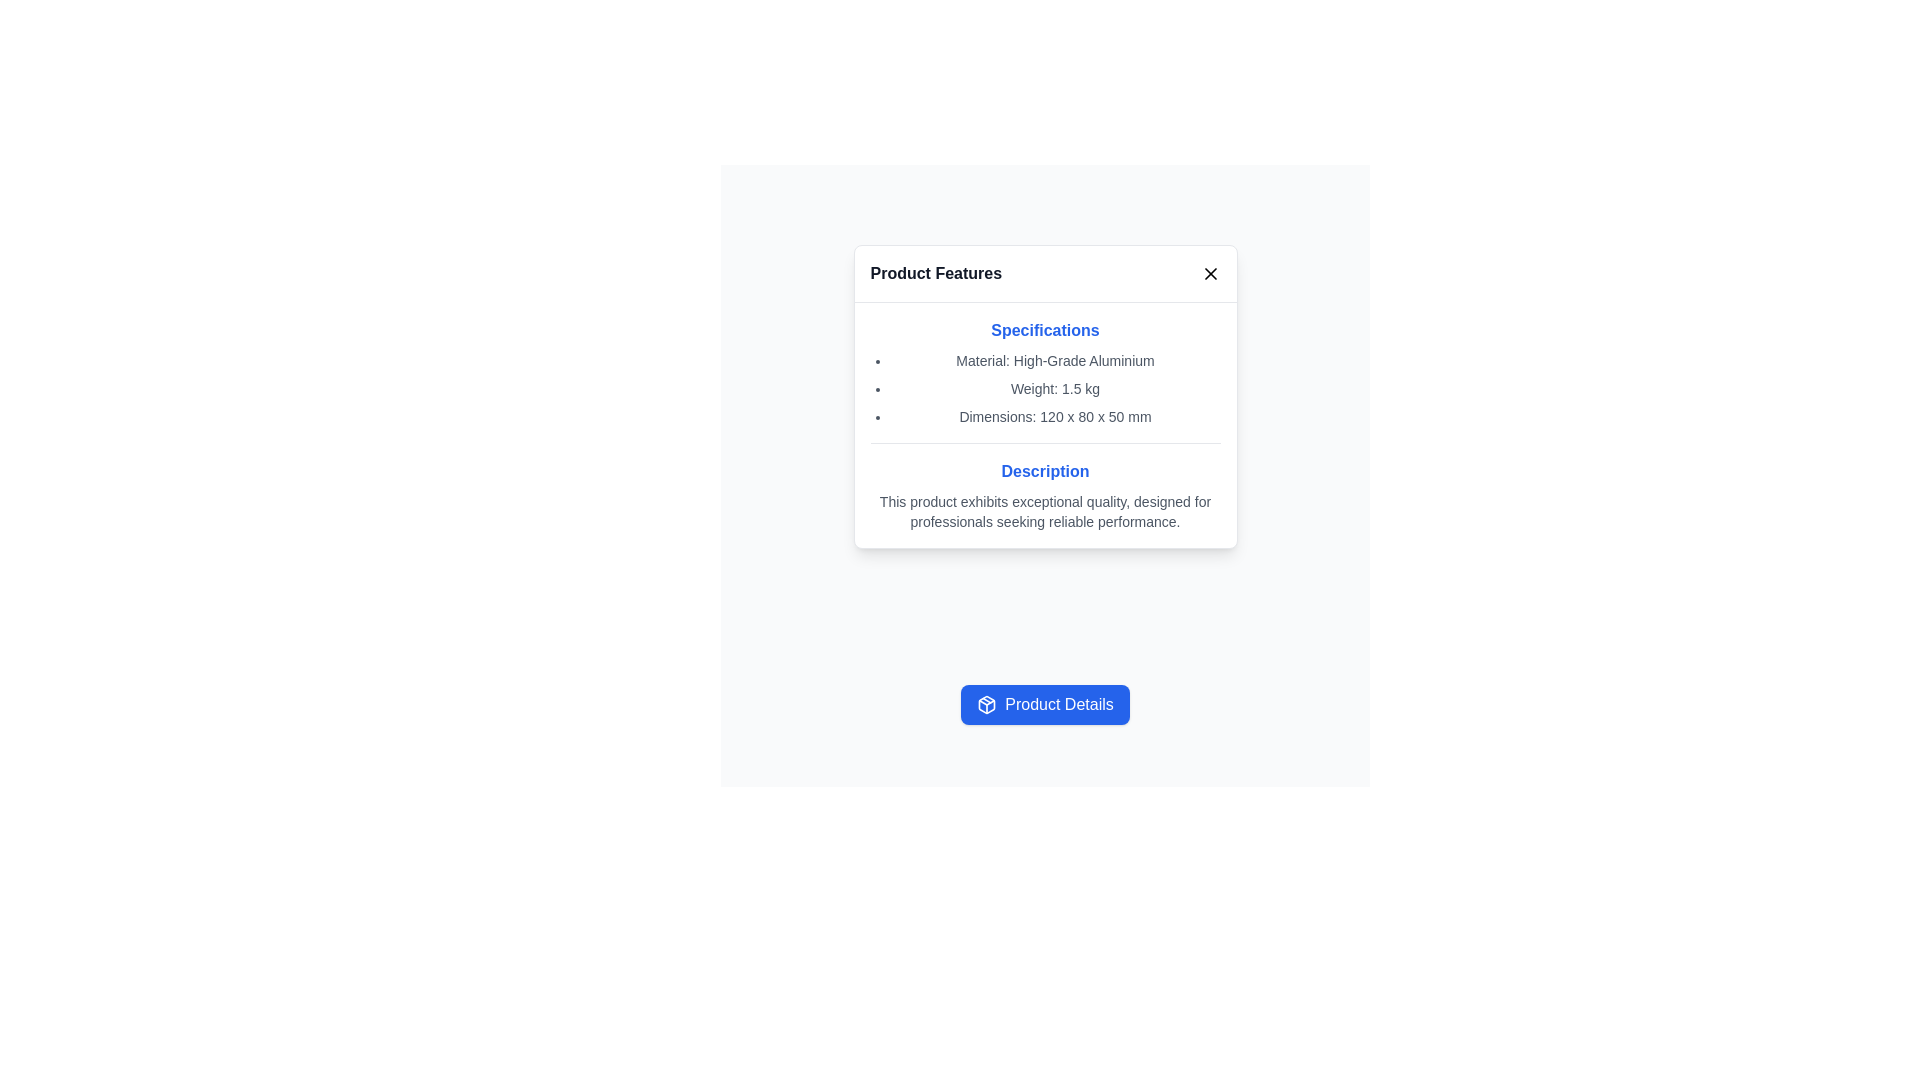  I want to click on first item in the bullet-point list under the 'Specifications' heading, which describes the material used in the product, so click(1054, 361).